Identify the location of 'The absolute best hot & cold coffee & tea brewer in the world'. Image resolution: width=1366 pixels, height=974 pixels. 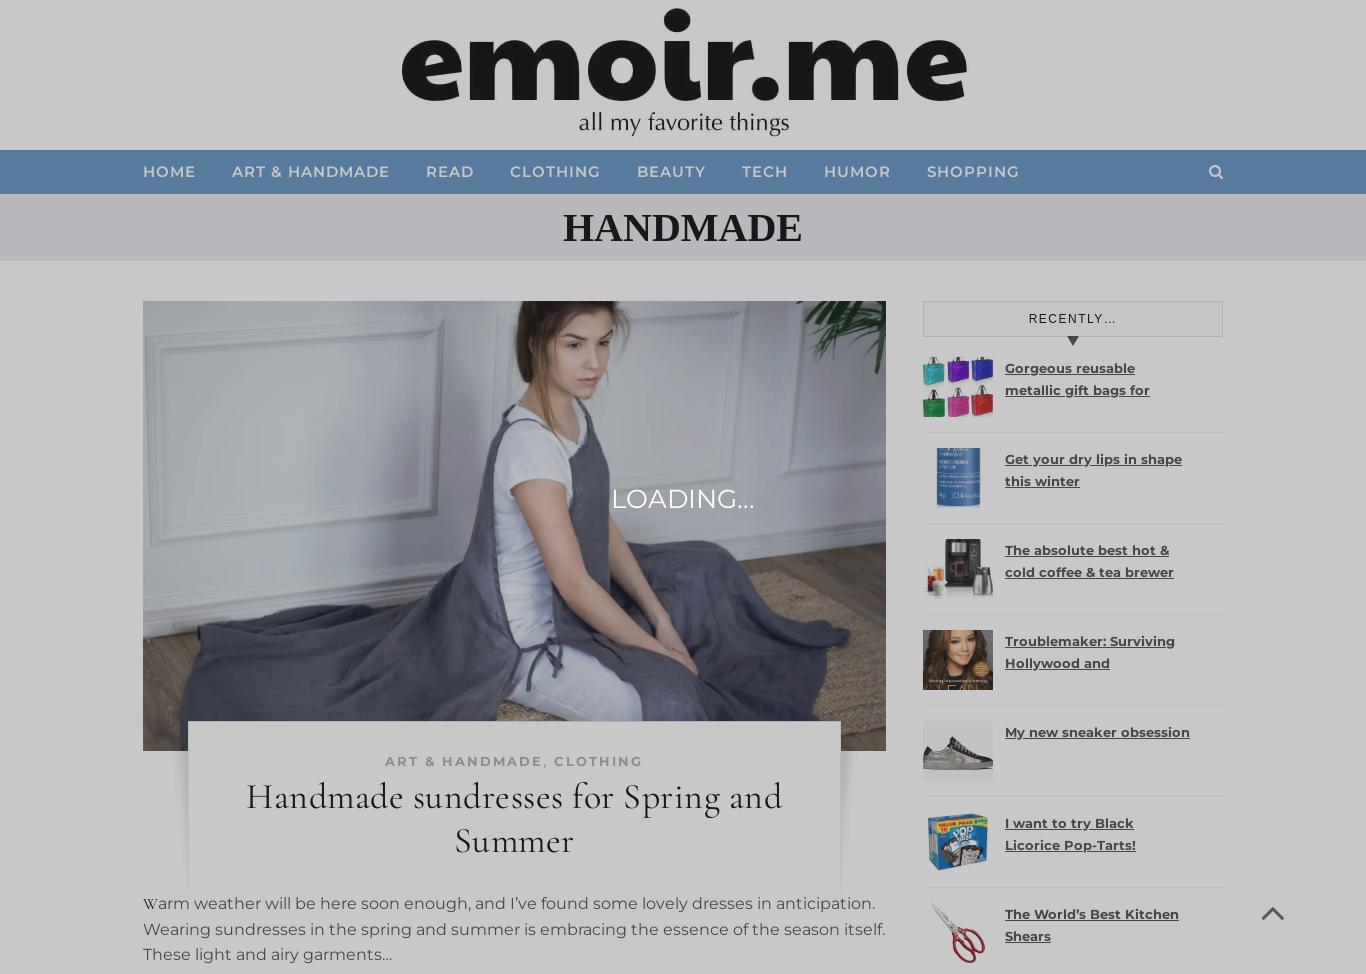
(1004, 569).